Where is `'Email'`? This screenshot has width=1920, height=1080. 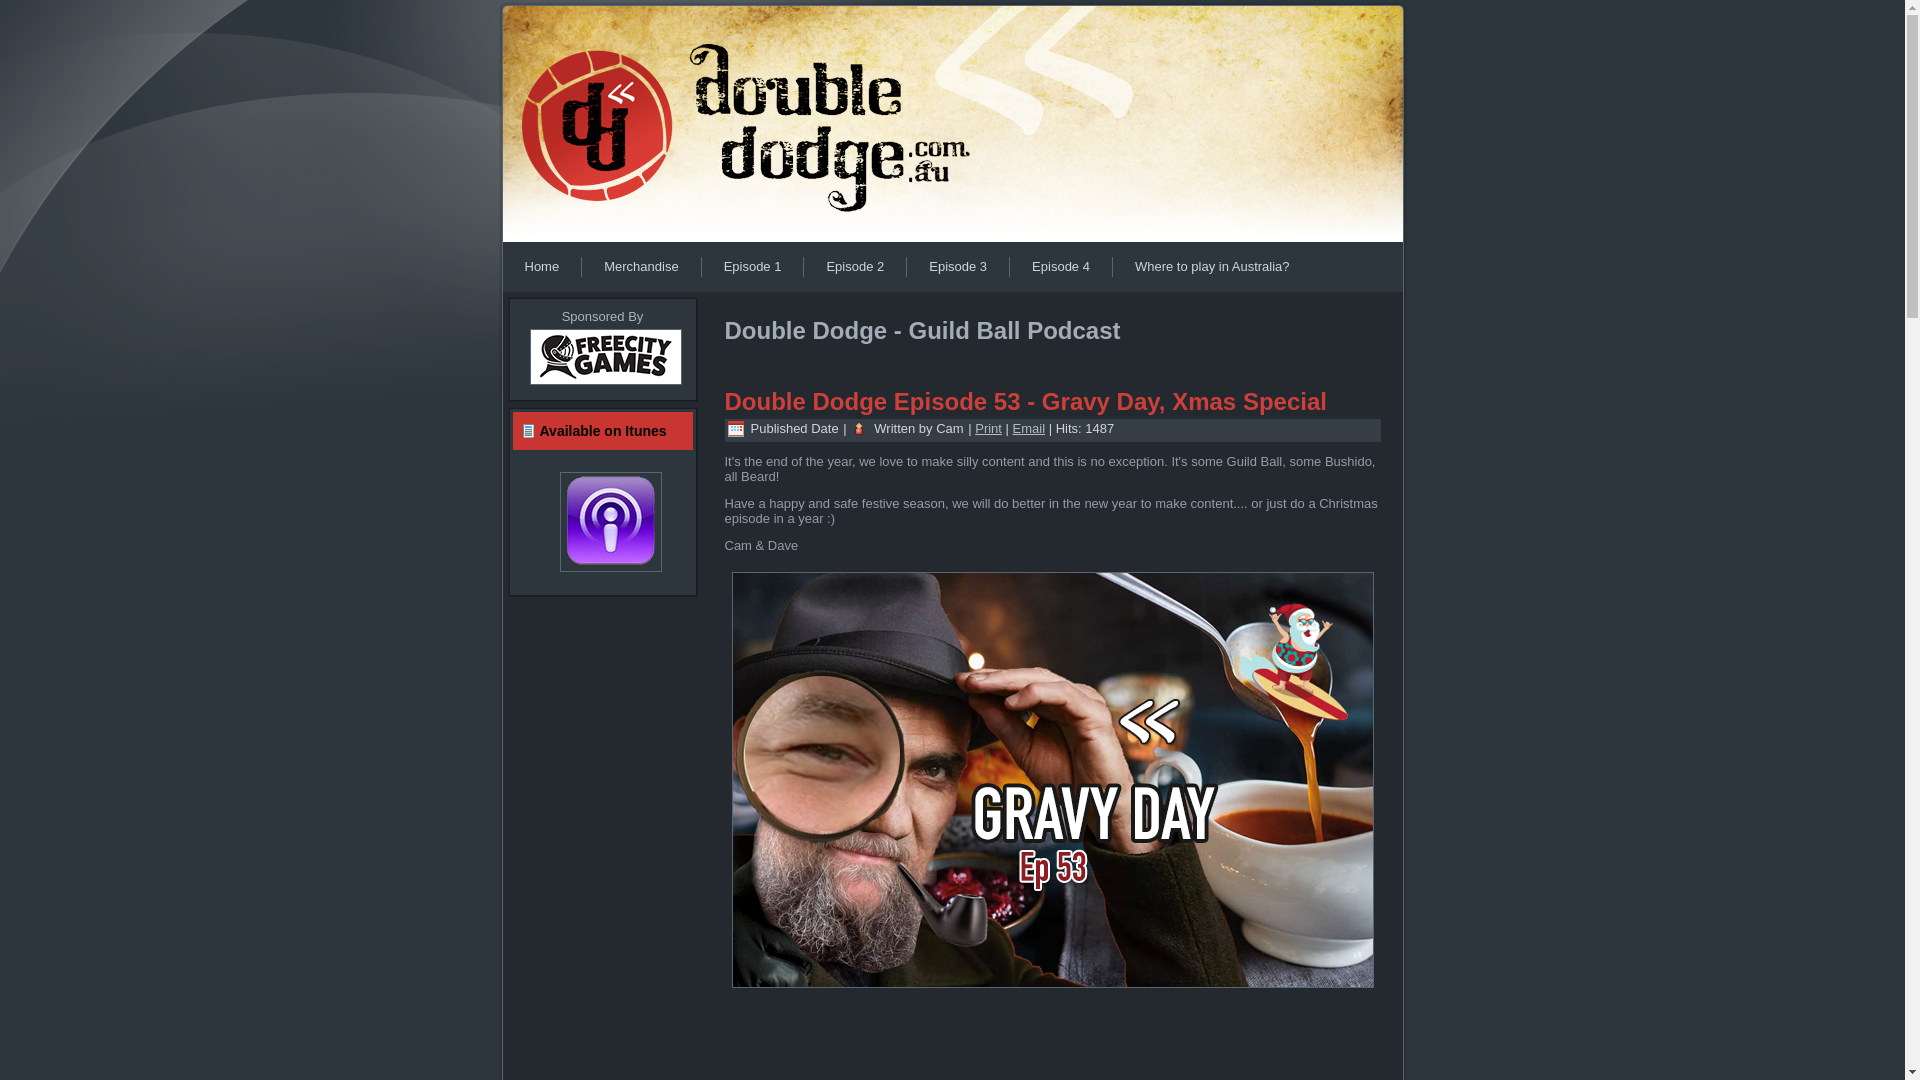 'Email' is located at coordinates (1029, 427).